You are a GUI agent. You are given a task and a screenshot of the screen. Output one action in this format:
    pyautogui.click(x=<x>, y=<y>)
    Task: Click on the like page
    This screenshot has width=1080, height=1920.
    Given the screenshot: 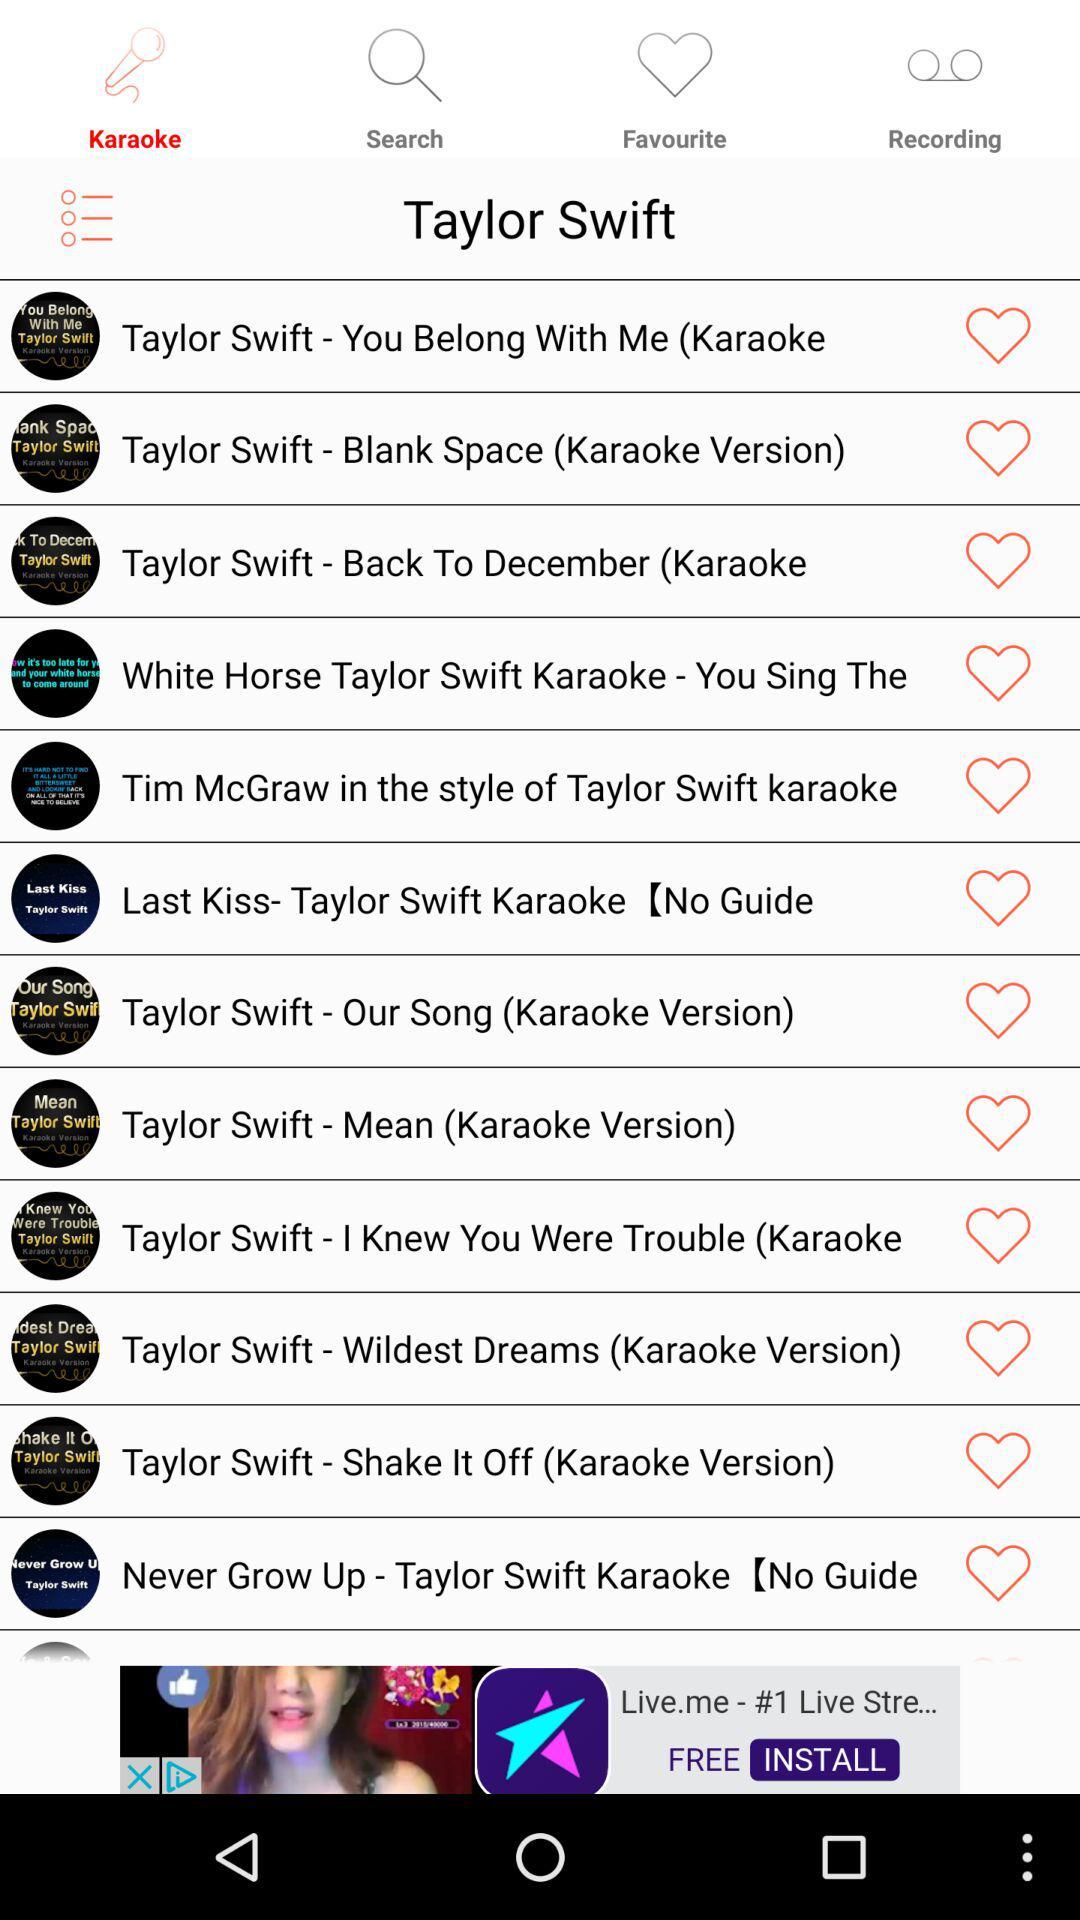 What is the action you would take?
    pyautogui.click(x=998, y=897)
    